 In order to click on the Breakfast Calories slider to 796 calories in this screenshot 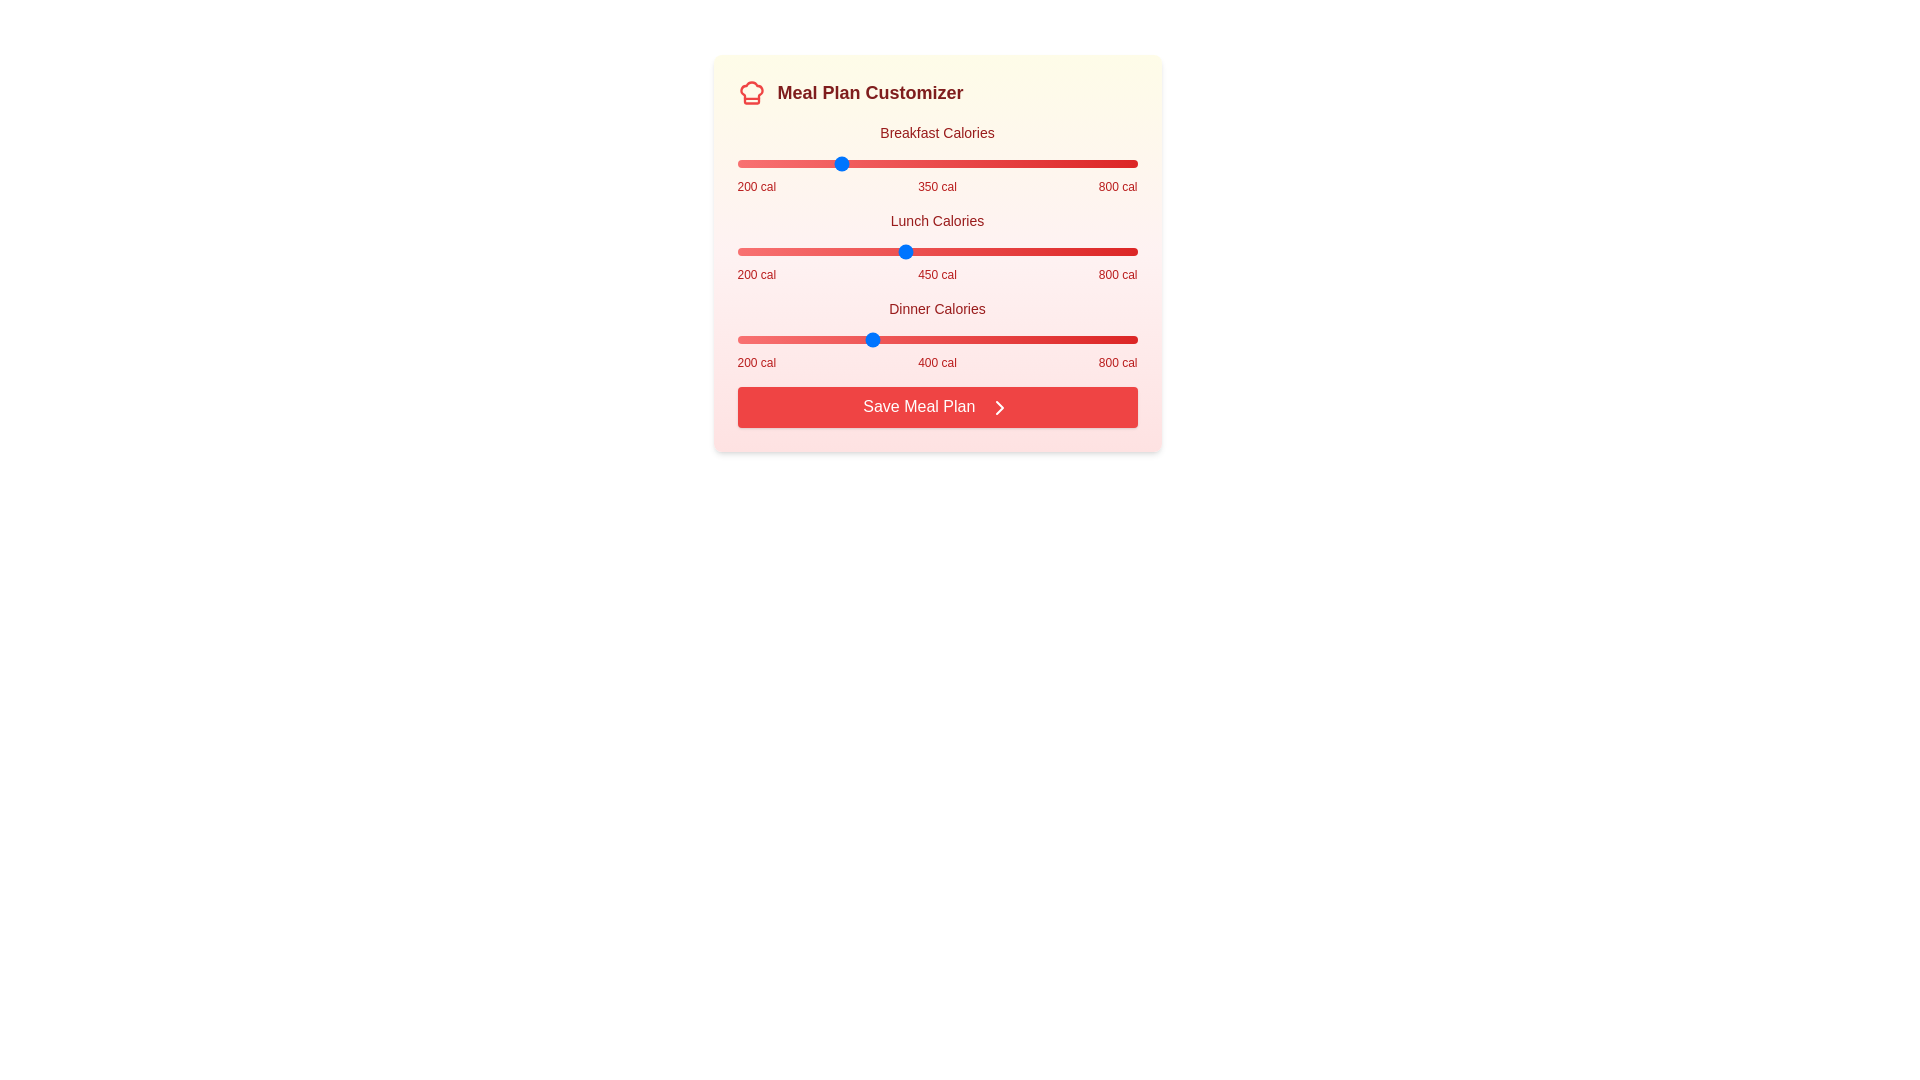, I will do `click(1134, 163)`.